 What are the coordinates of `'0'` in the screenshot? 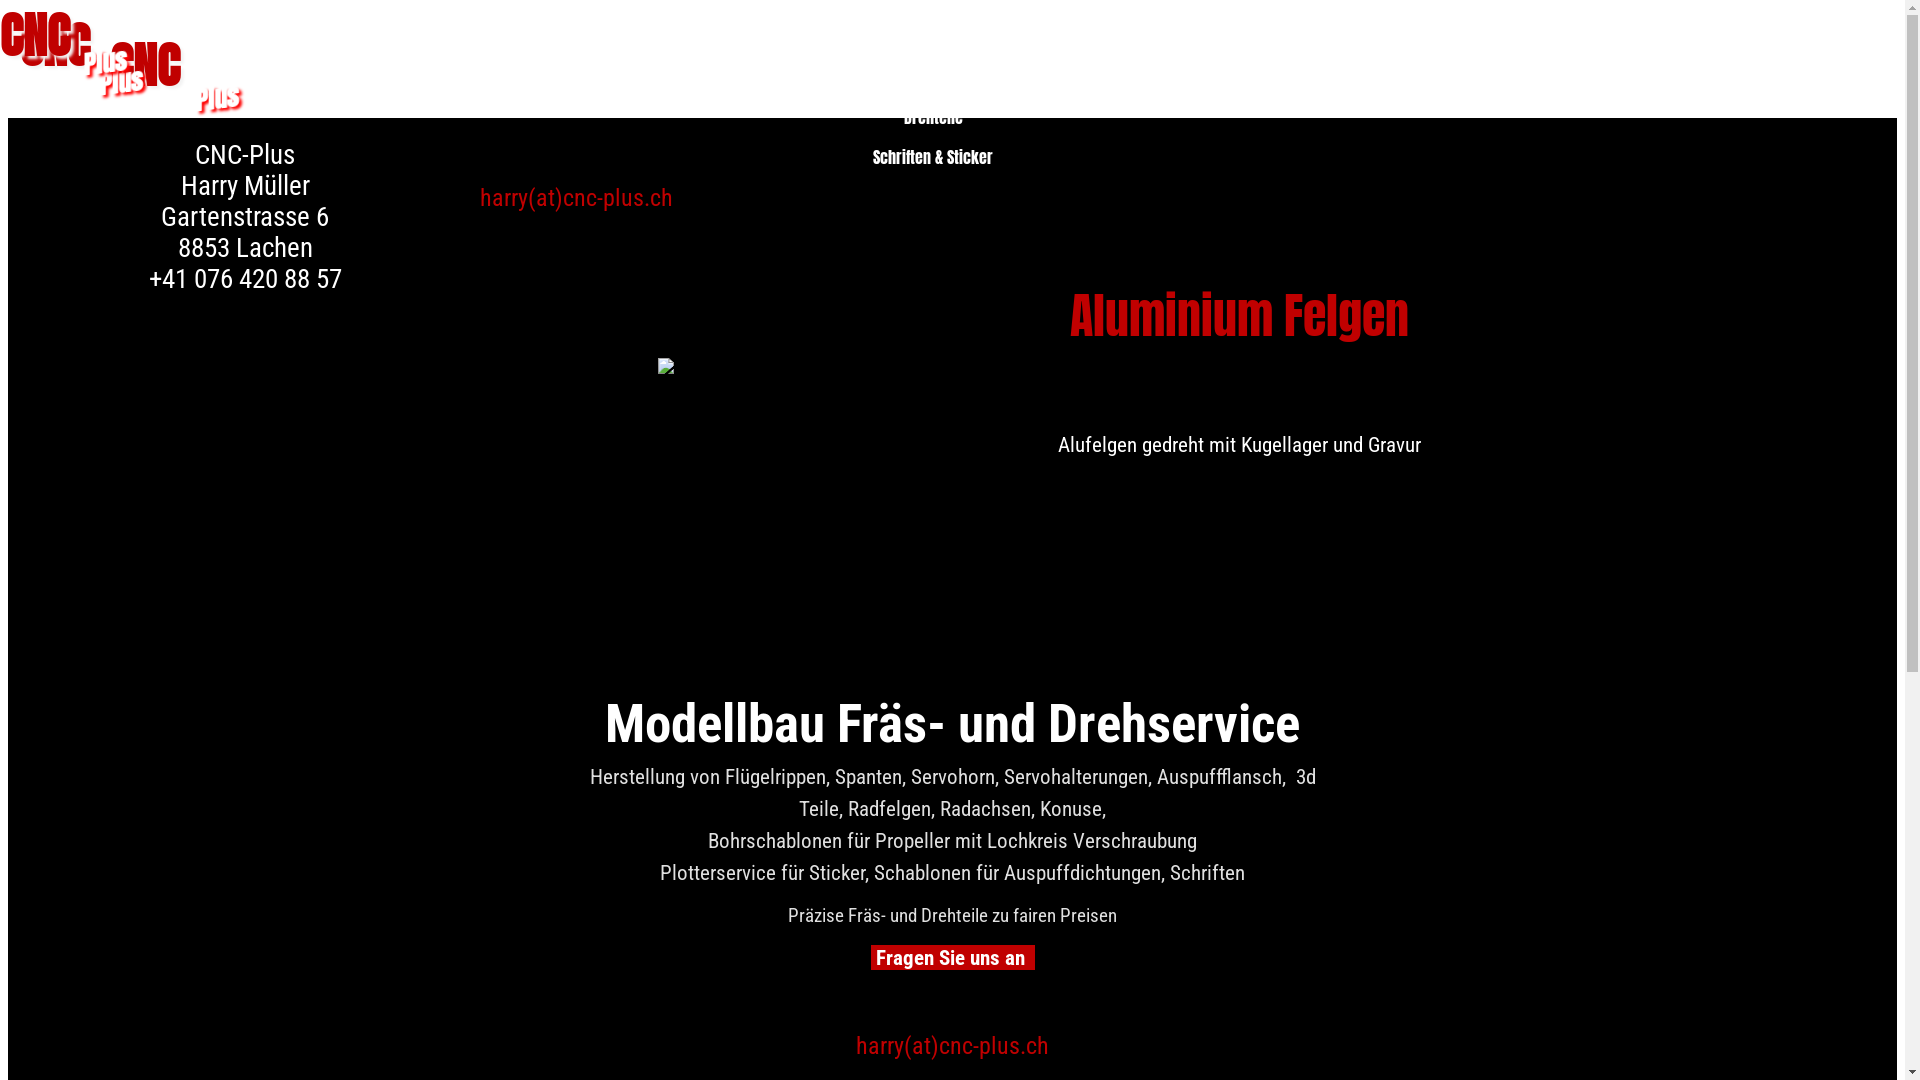 It's located at (6, 6).